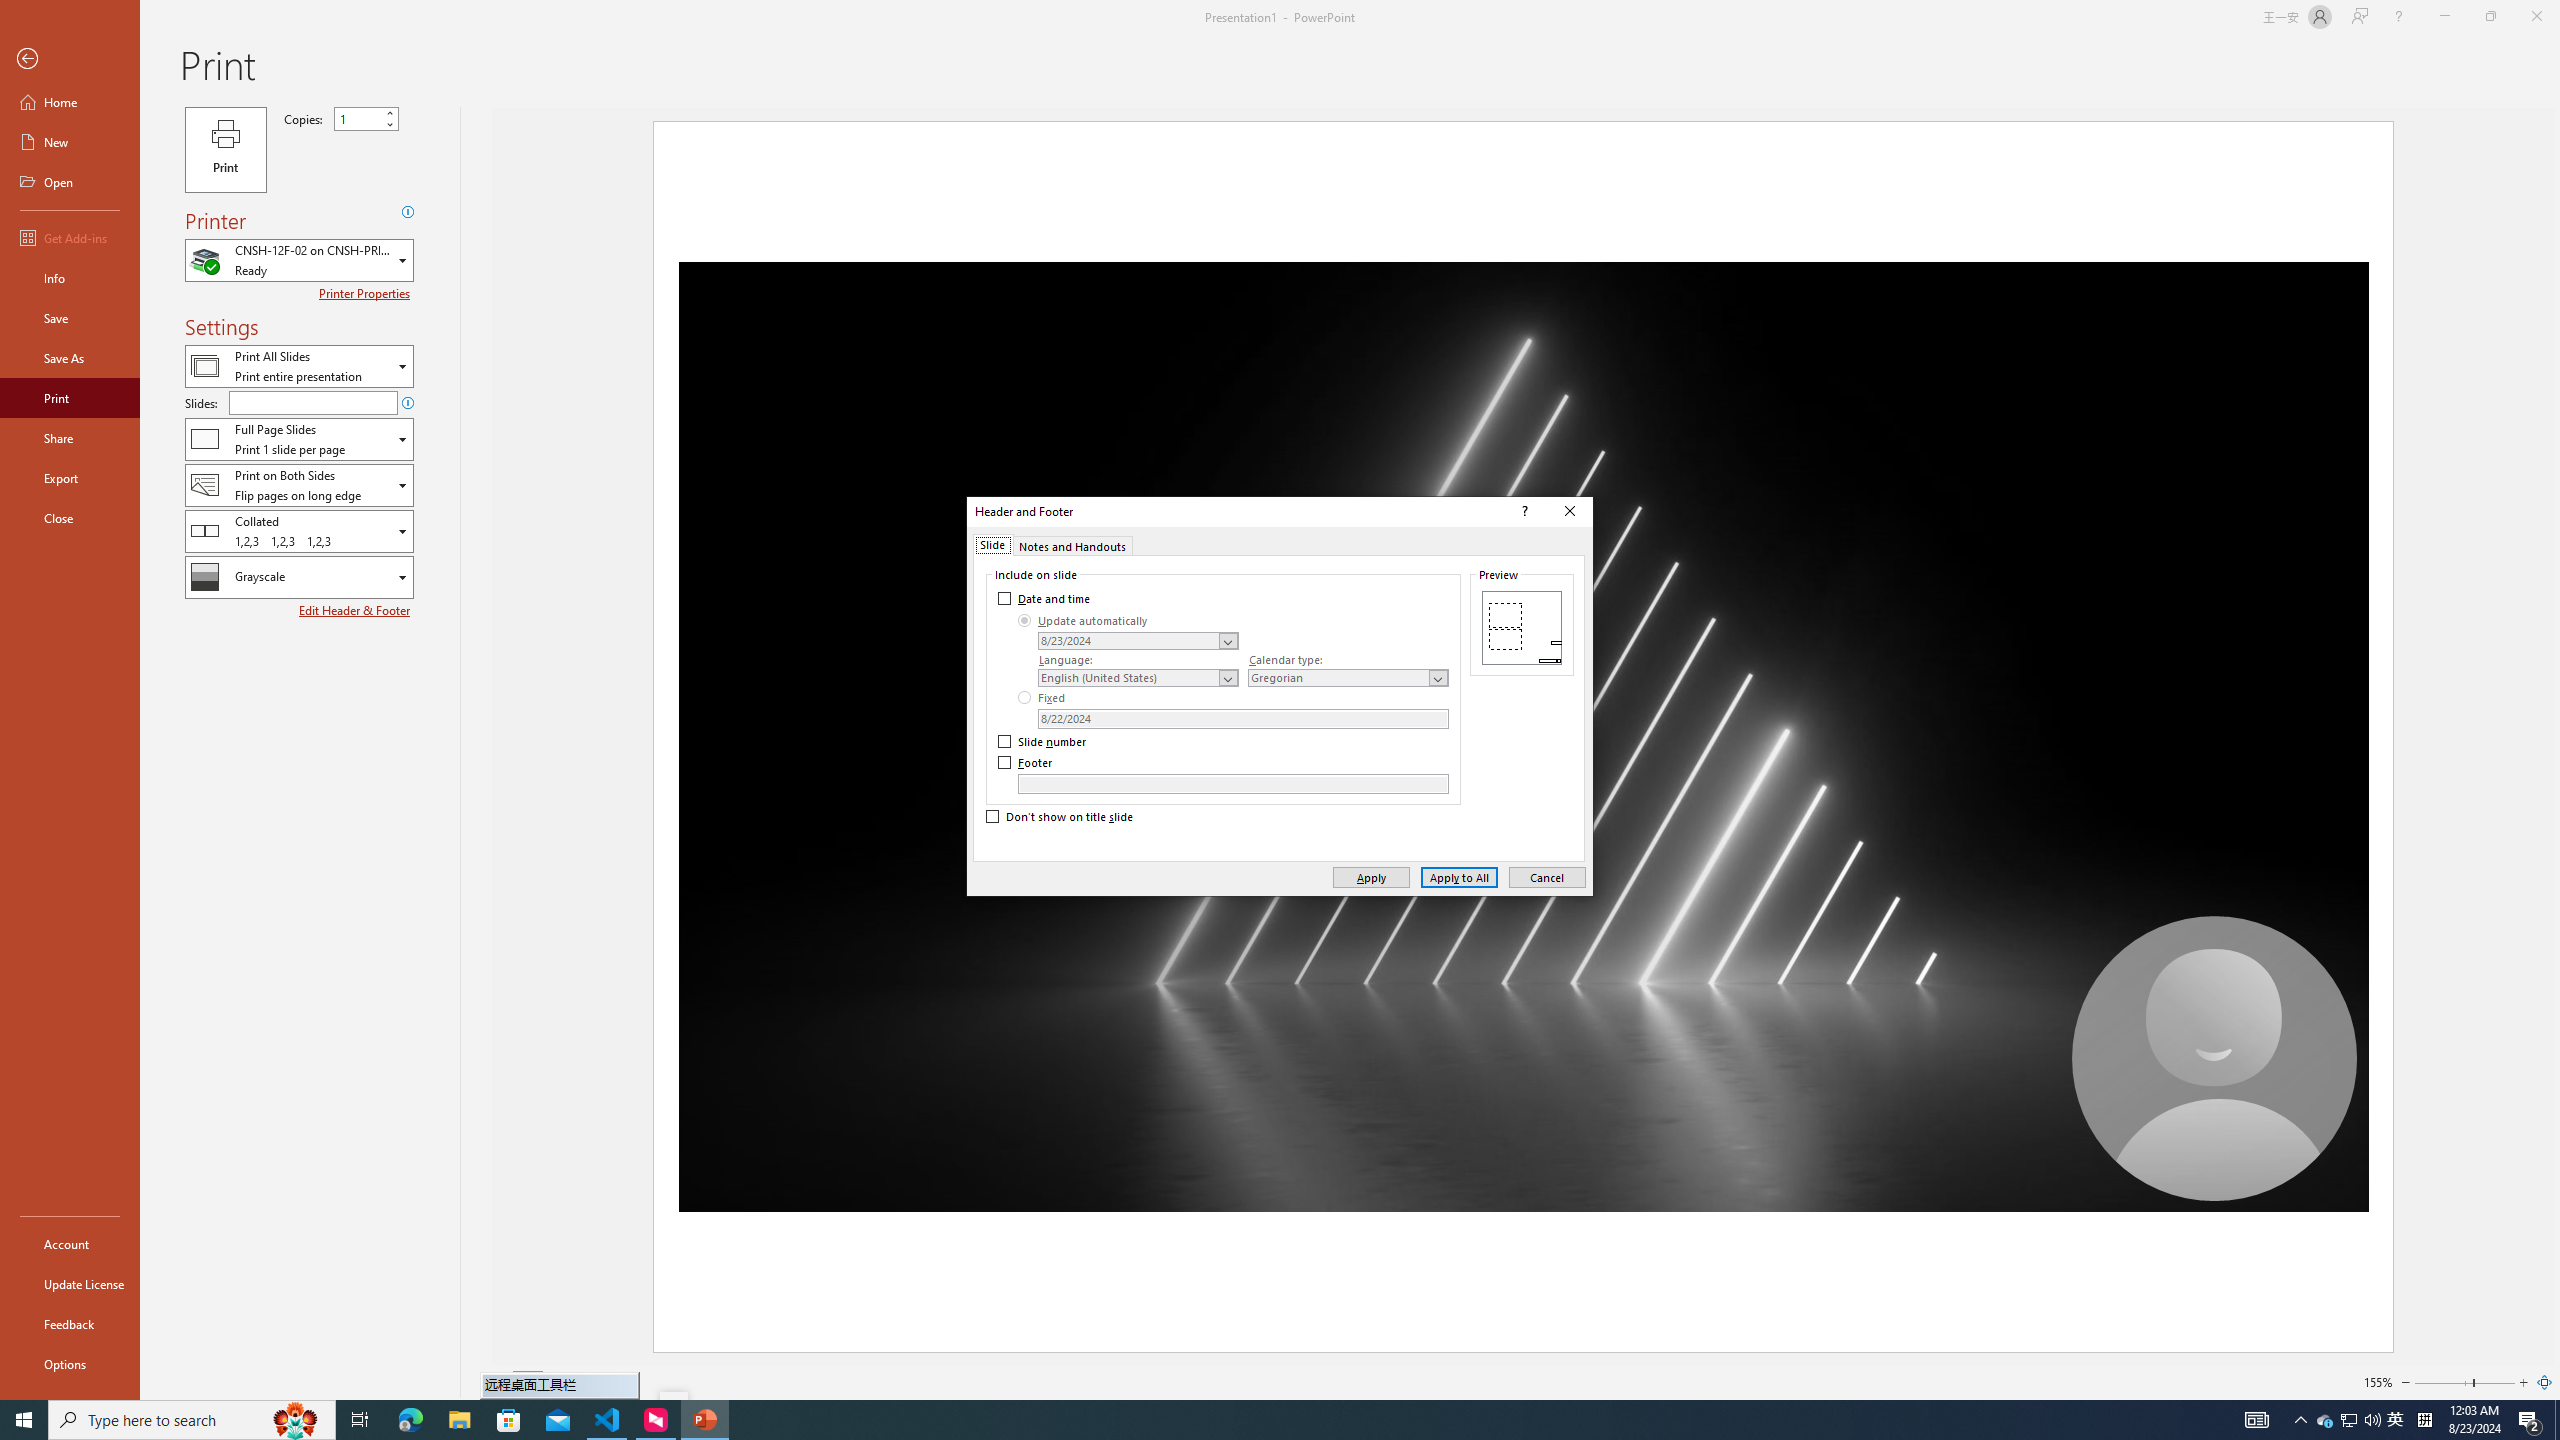  I want to click on 'Language', so click(1137, 677).